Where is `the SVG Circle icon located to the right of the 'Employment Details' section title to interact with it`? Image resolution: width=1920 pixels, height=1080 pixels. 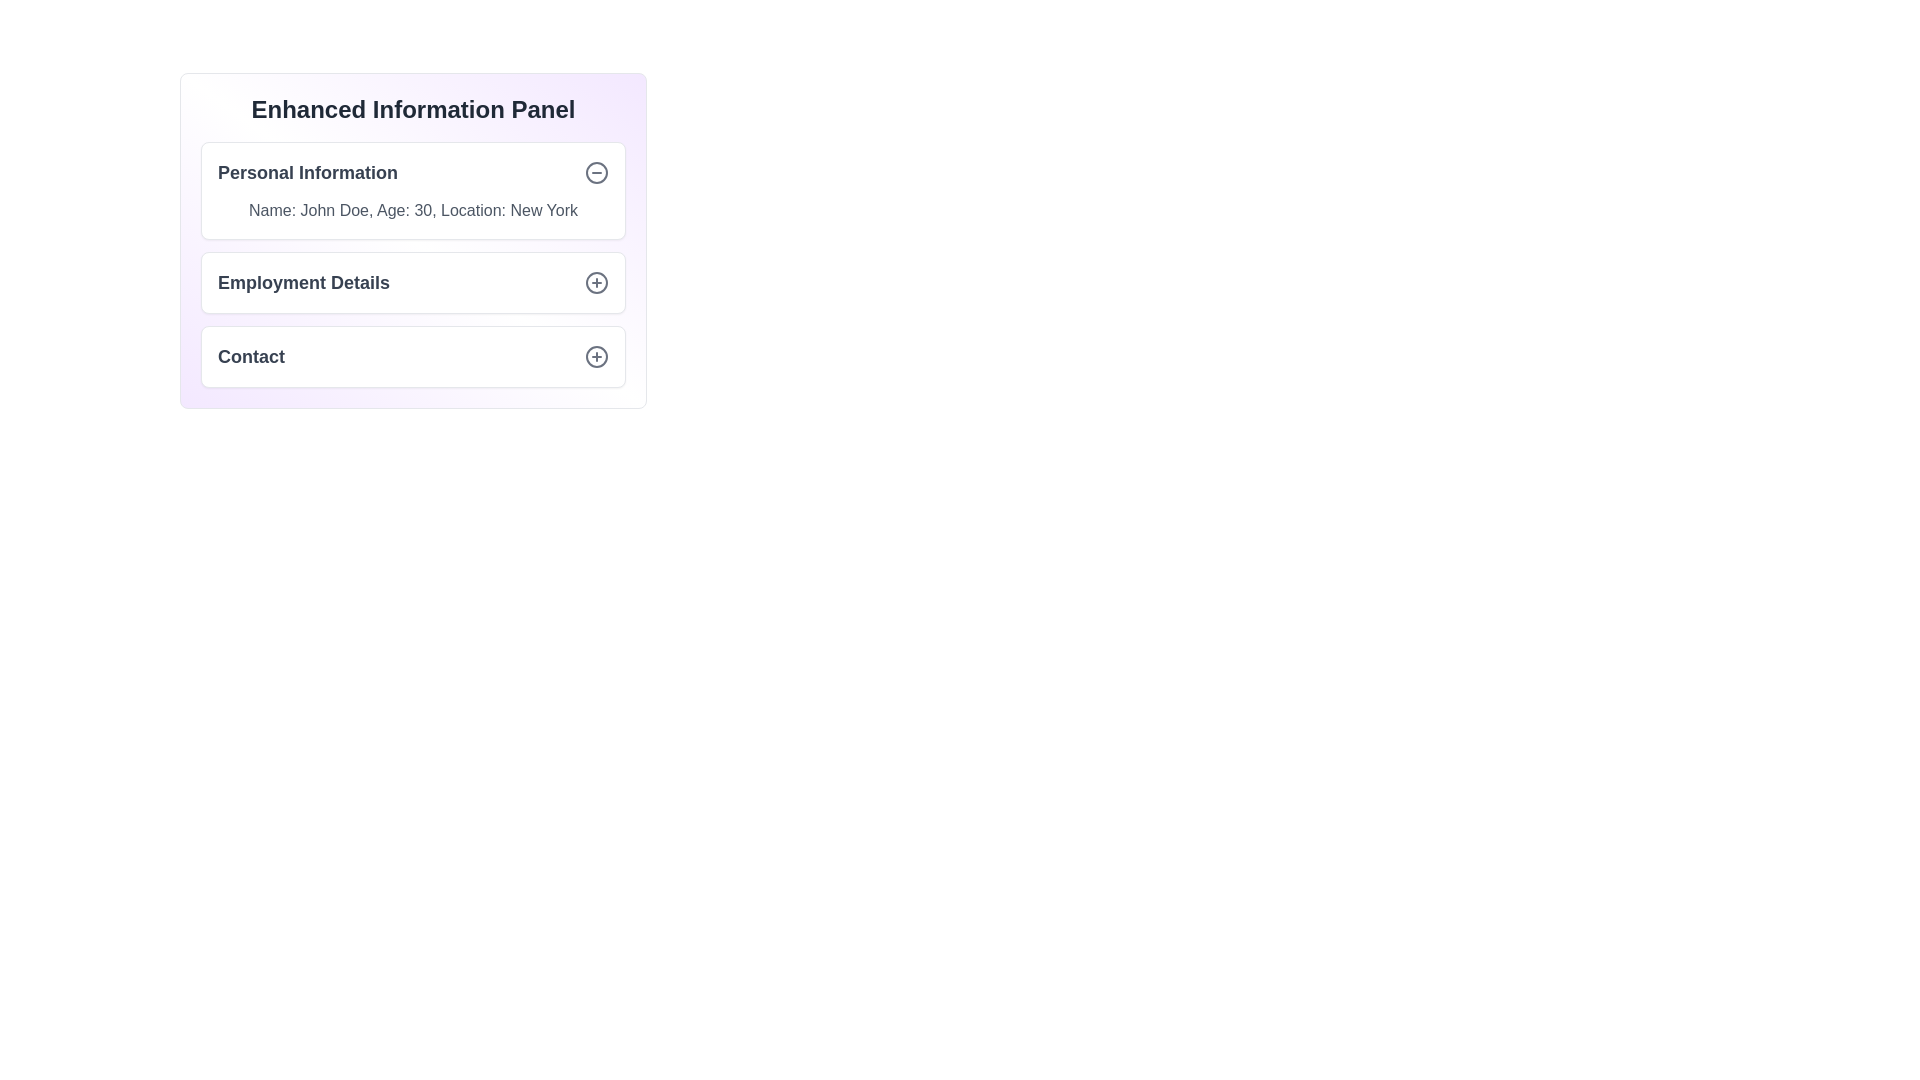 the SVG Circle icon located to the right of the 'Employment Details' section title to interact with it is located at coordinates (595, 282).